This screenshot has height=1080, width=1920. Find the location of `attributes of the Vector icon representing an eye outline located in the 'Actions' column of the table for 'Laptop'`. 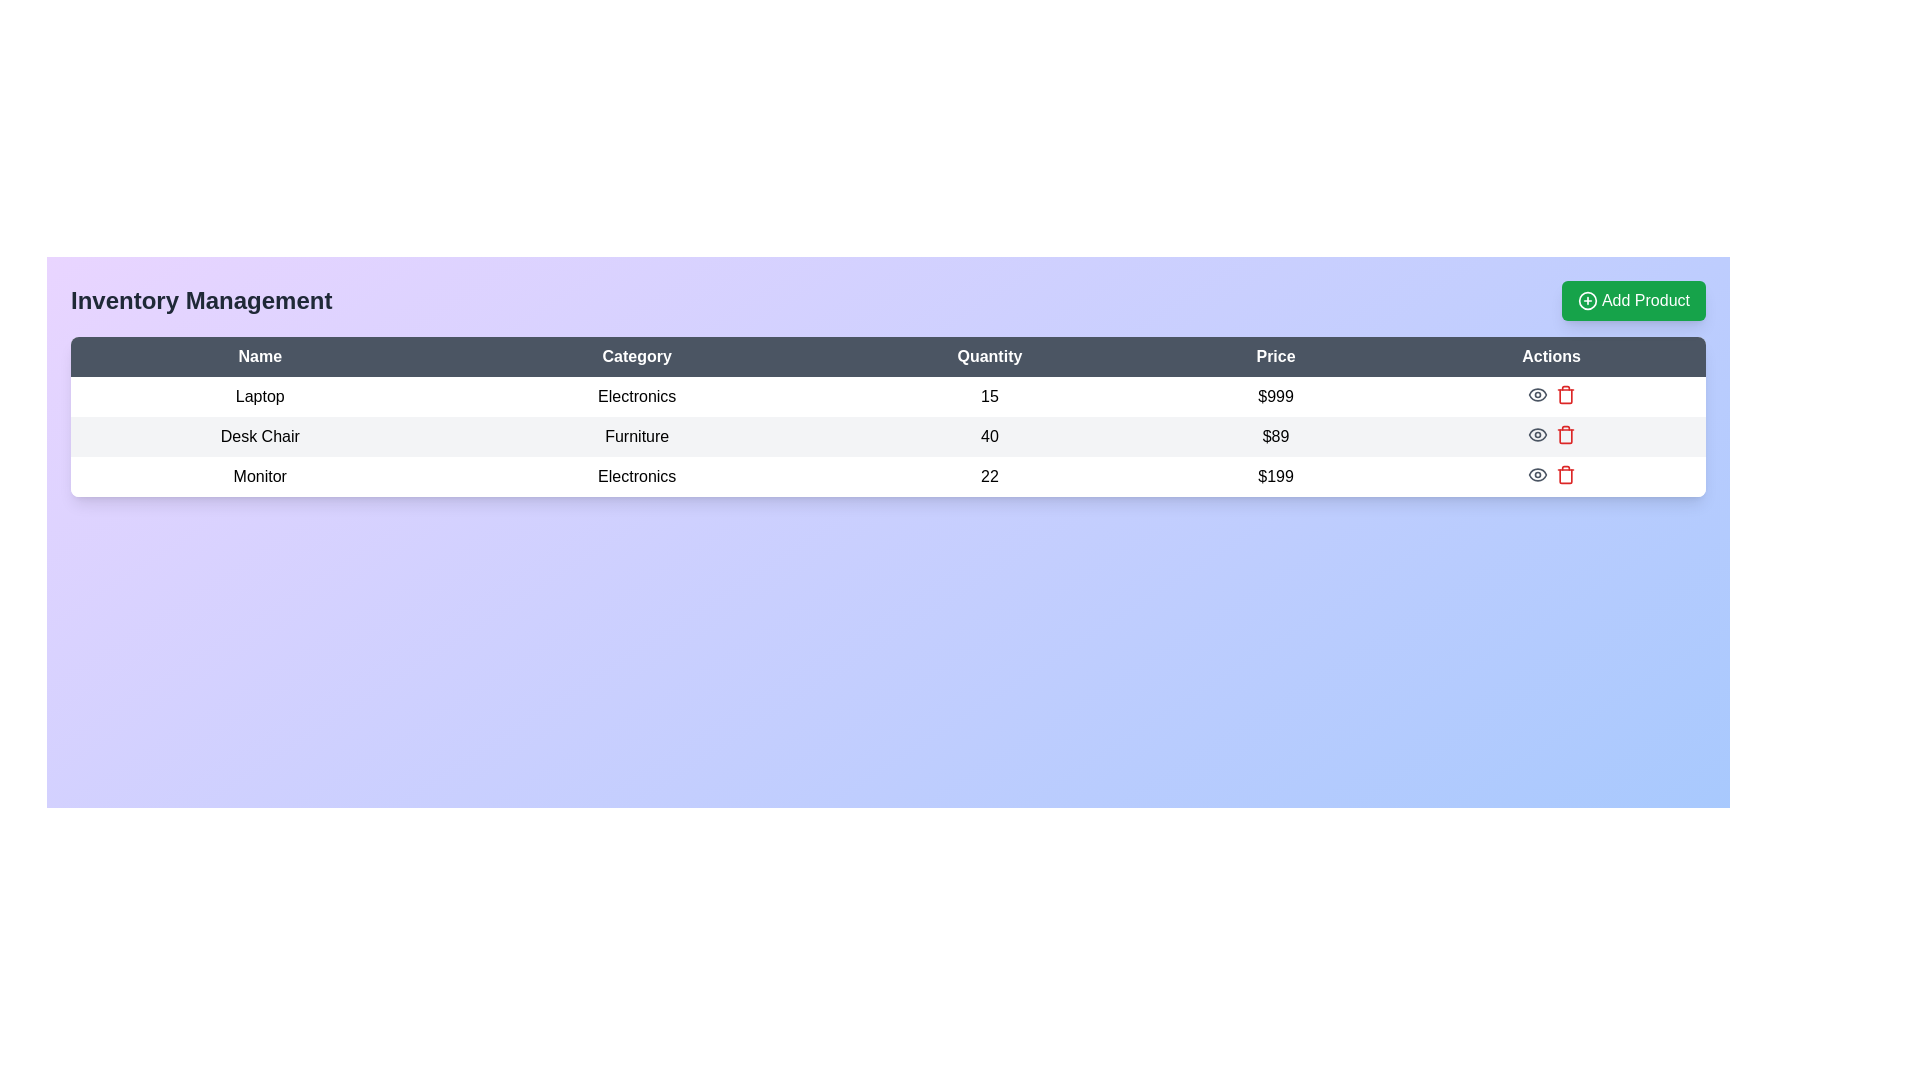

attributes of the Vector icon representing an eye outline located in the 'Actions' column of the table for 'Laptop' is located at coordinates (1536, 474).